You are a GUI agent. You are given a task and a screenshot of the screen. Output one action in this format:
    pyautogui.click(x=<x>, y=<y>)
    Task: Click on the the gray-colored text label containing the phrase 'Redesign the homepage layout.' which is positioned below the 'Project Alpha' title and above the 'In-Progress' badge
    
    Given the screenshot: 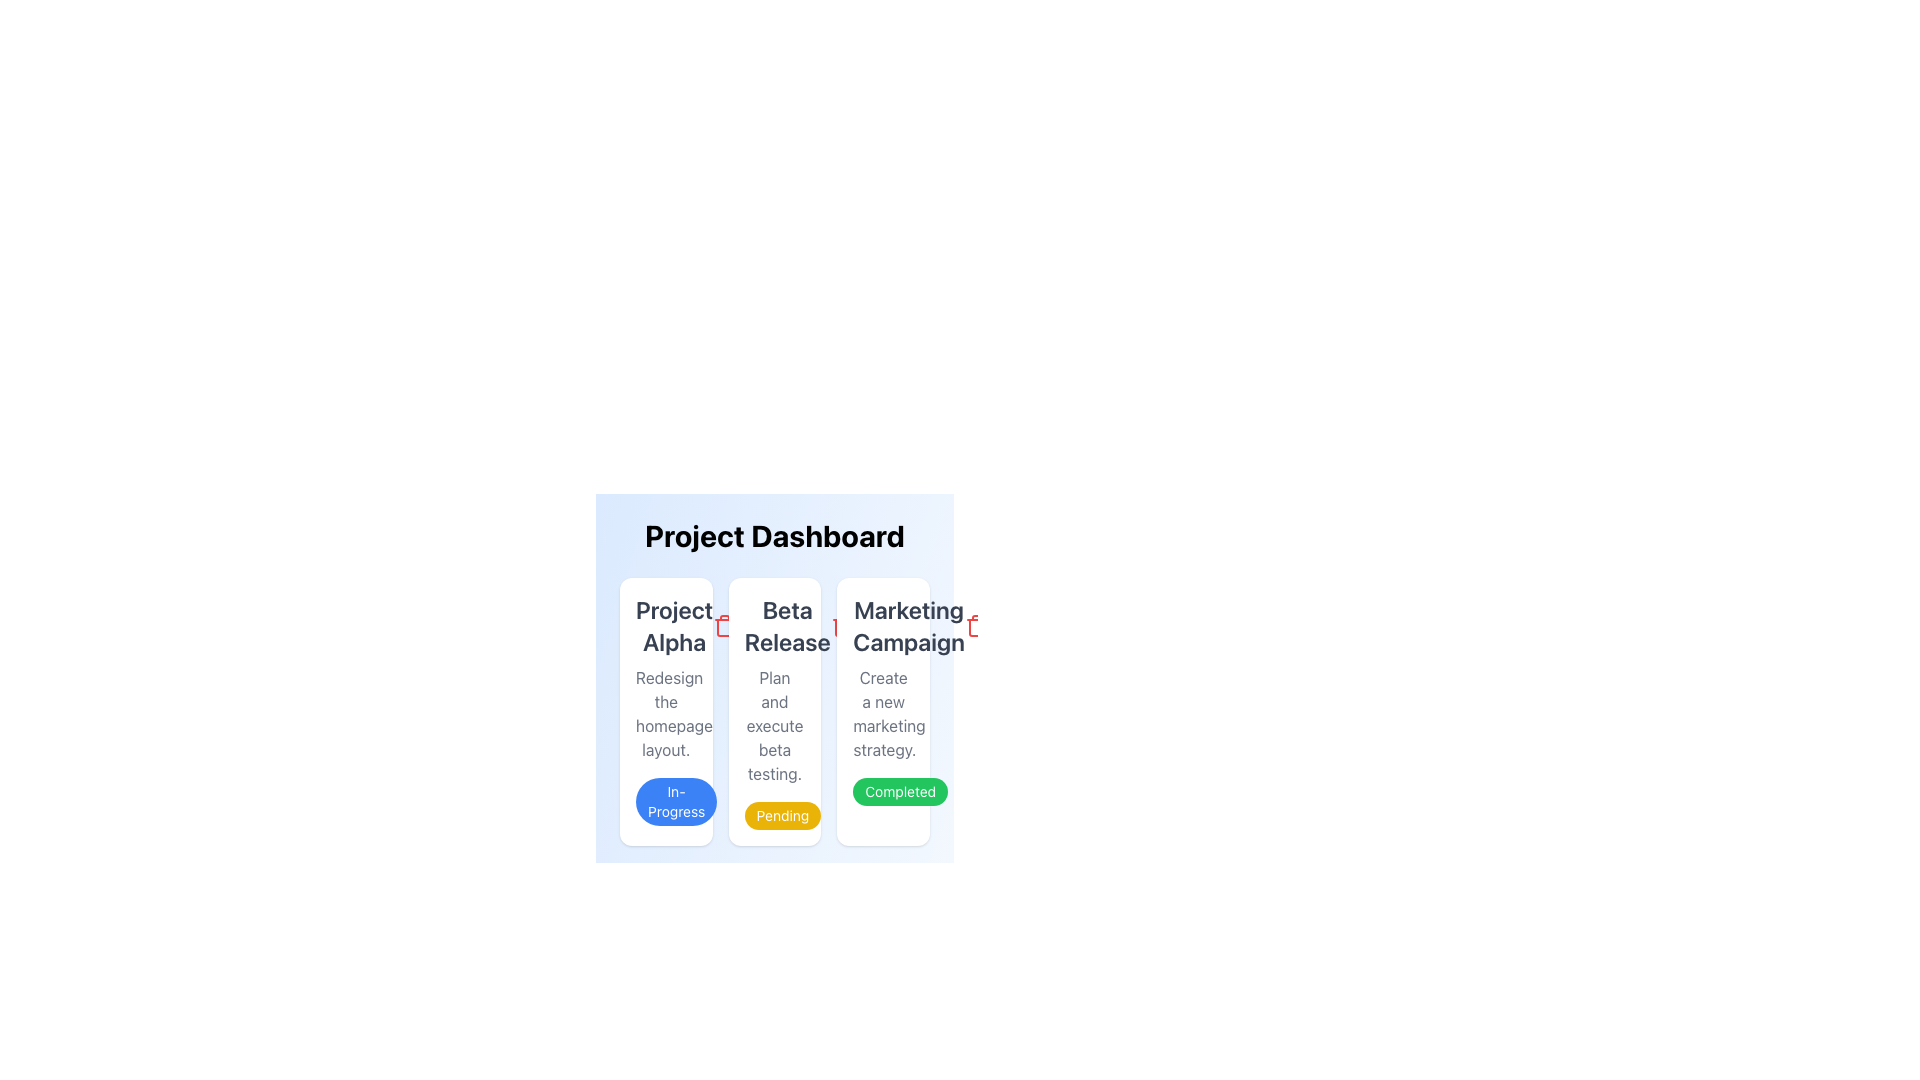 What is the action you would take?
    pyautogui.click(x=666, y=712)
    